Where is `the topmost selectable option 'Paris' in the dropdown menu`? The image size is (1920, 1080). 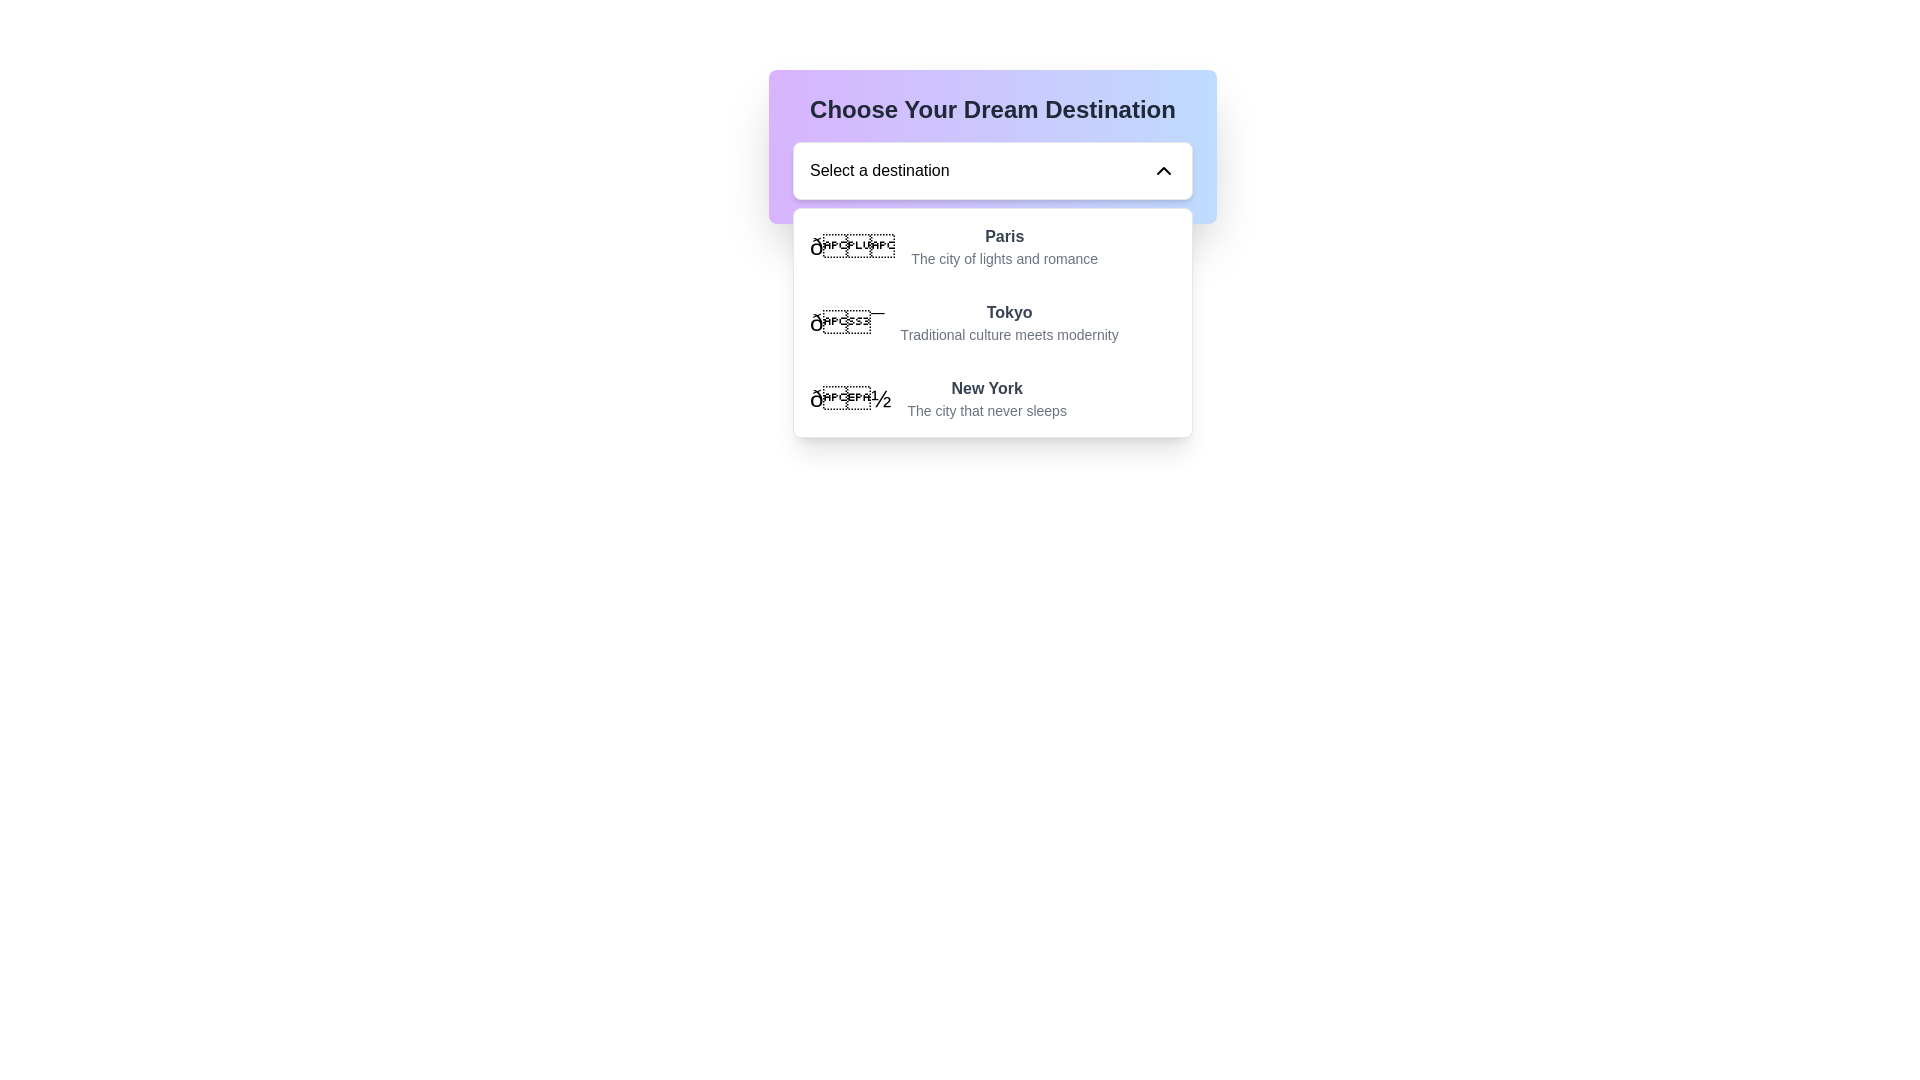
the topmost selectable option 'Paris' in the dropdown menu is located at coordinates (993, 245).